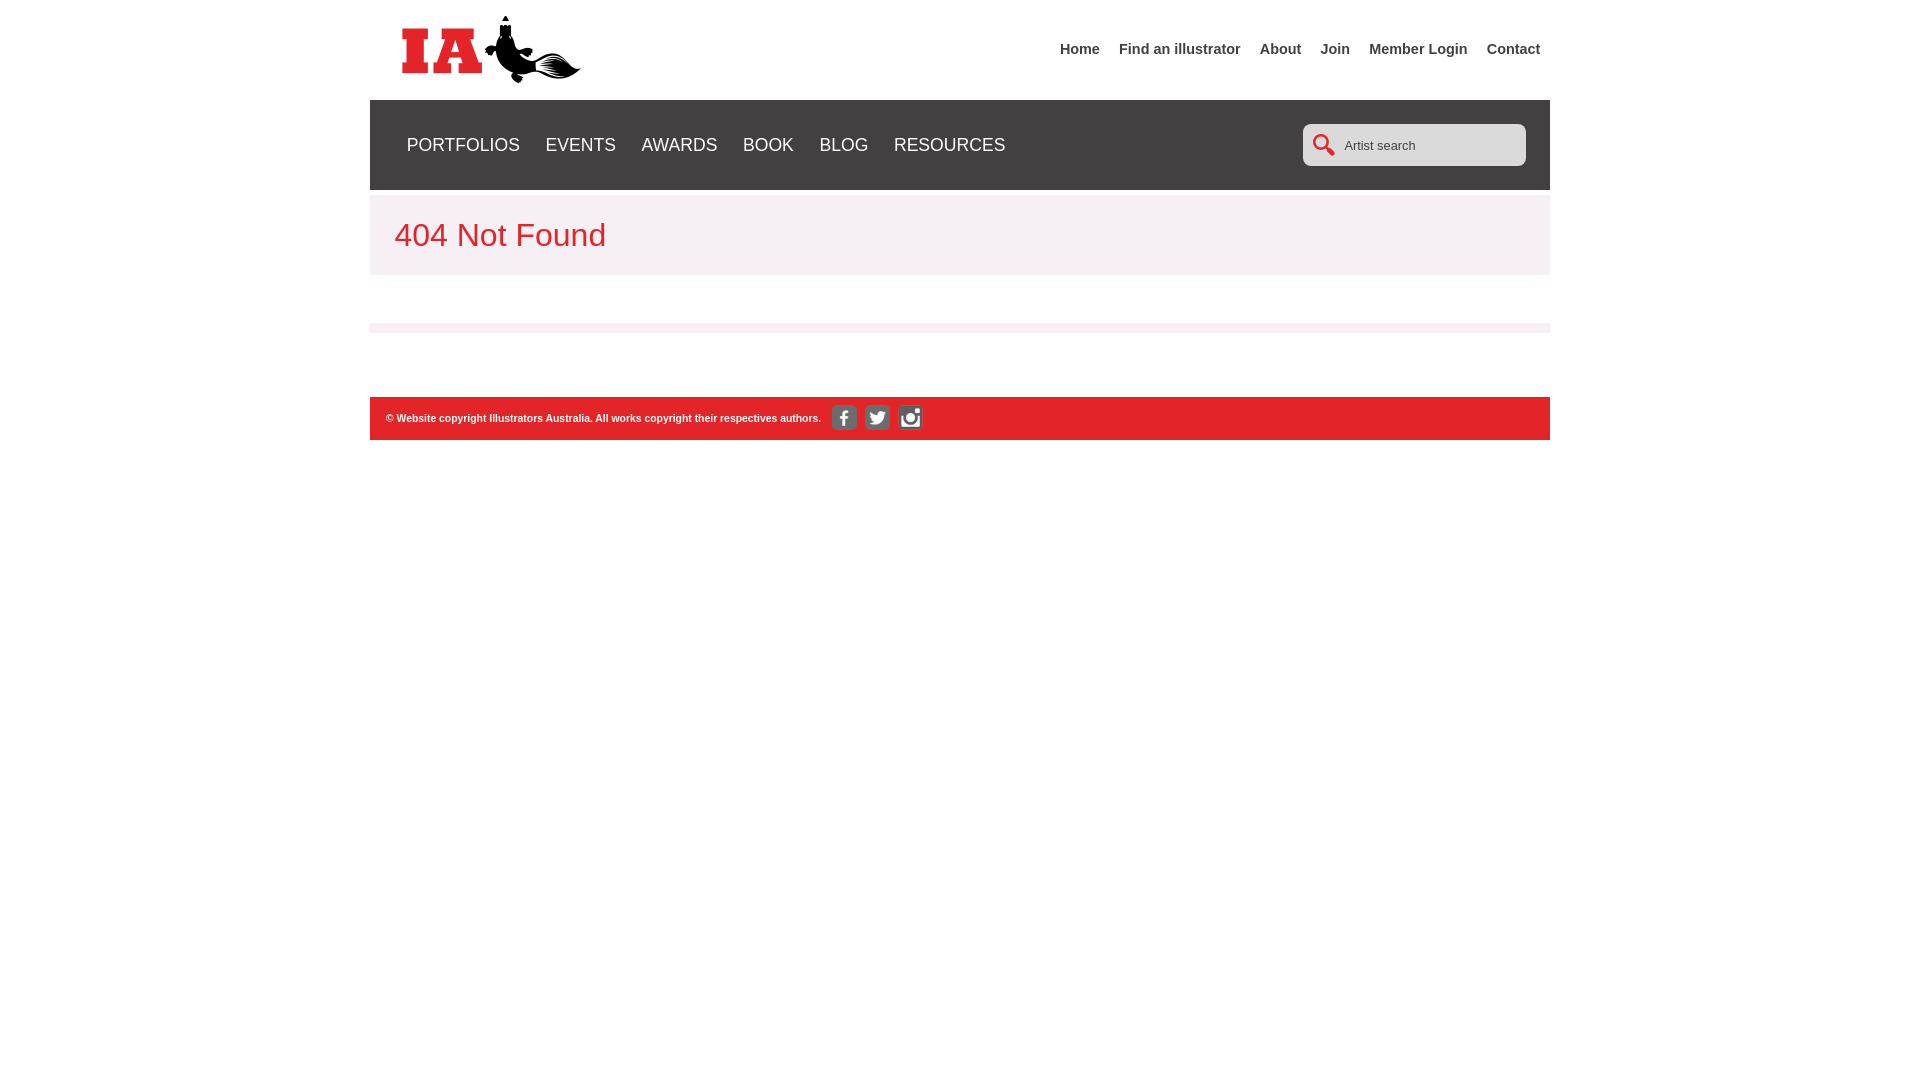  What do you see at coordinates (406, 144) in the screenshot?
I see `'PORTFOLIOS'` at bounding box center [406, 144].